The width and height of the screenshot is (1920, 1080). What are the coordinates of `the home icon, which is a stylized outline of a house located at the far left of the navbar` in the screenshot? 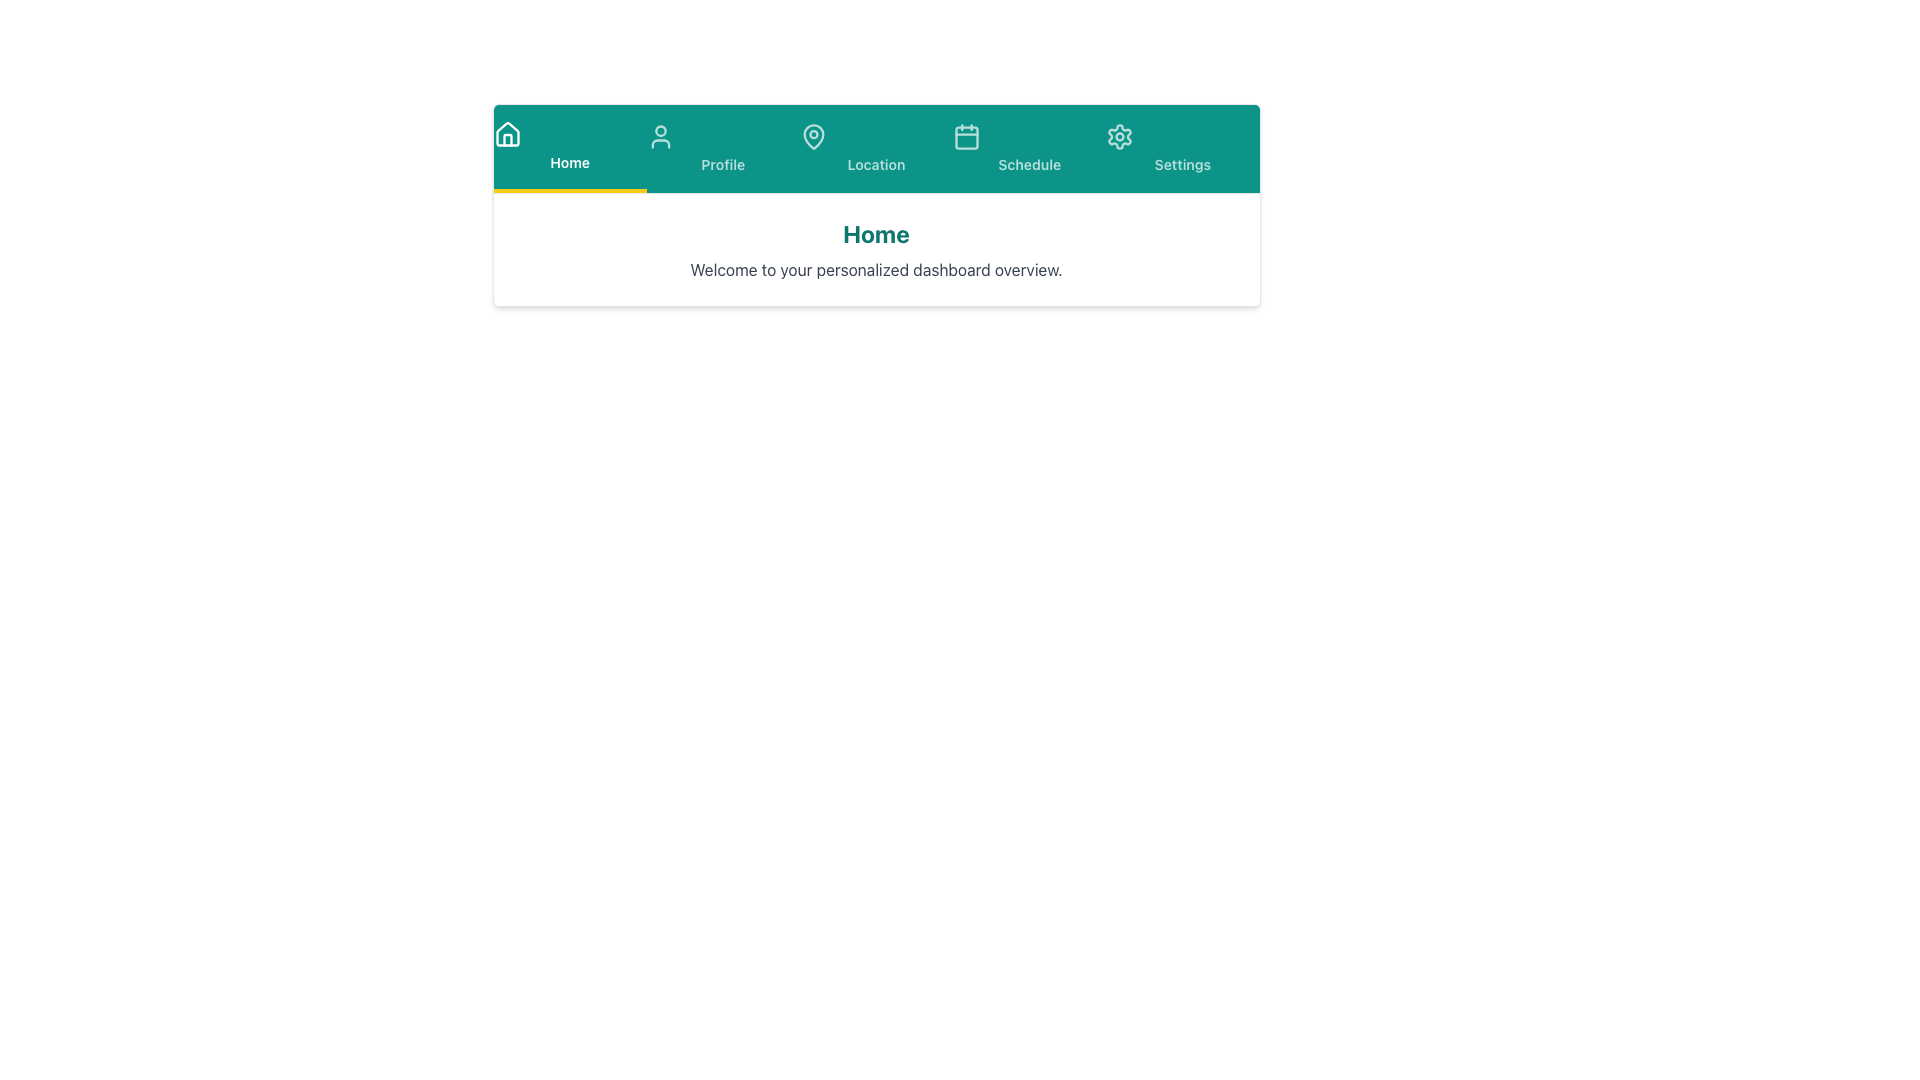 It's located at (507, 134).